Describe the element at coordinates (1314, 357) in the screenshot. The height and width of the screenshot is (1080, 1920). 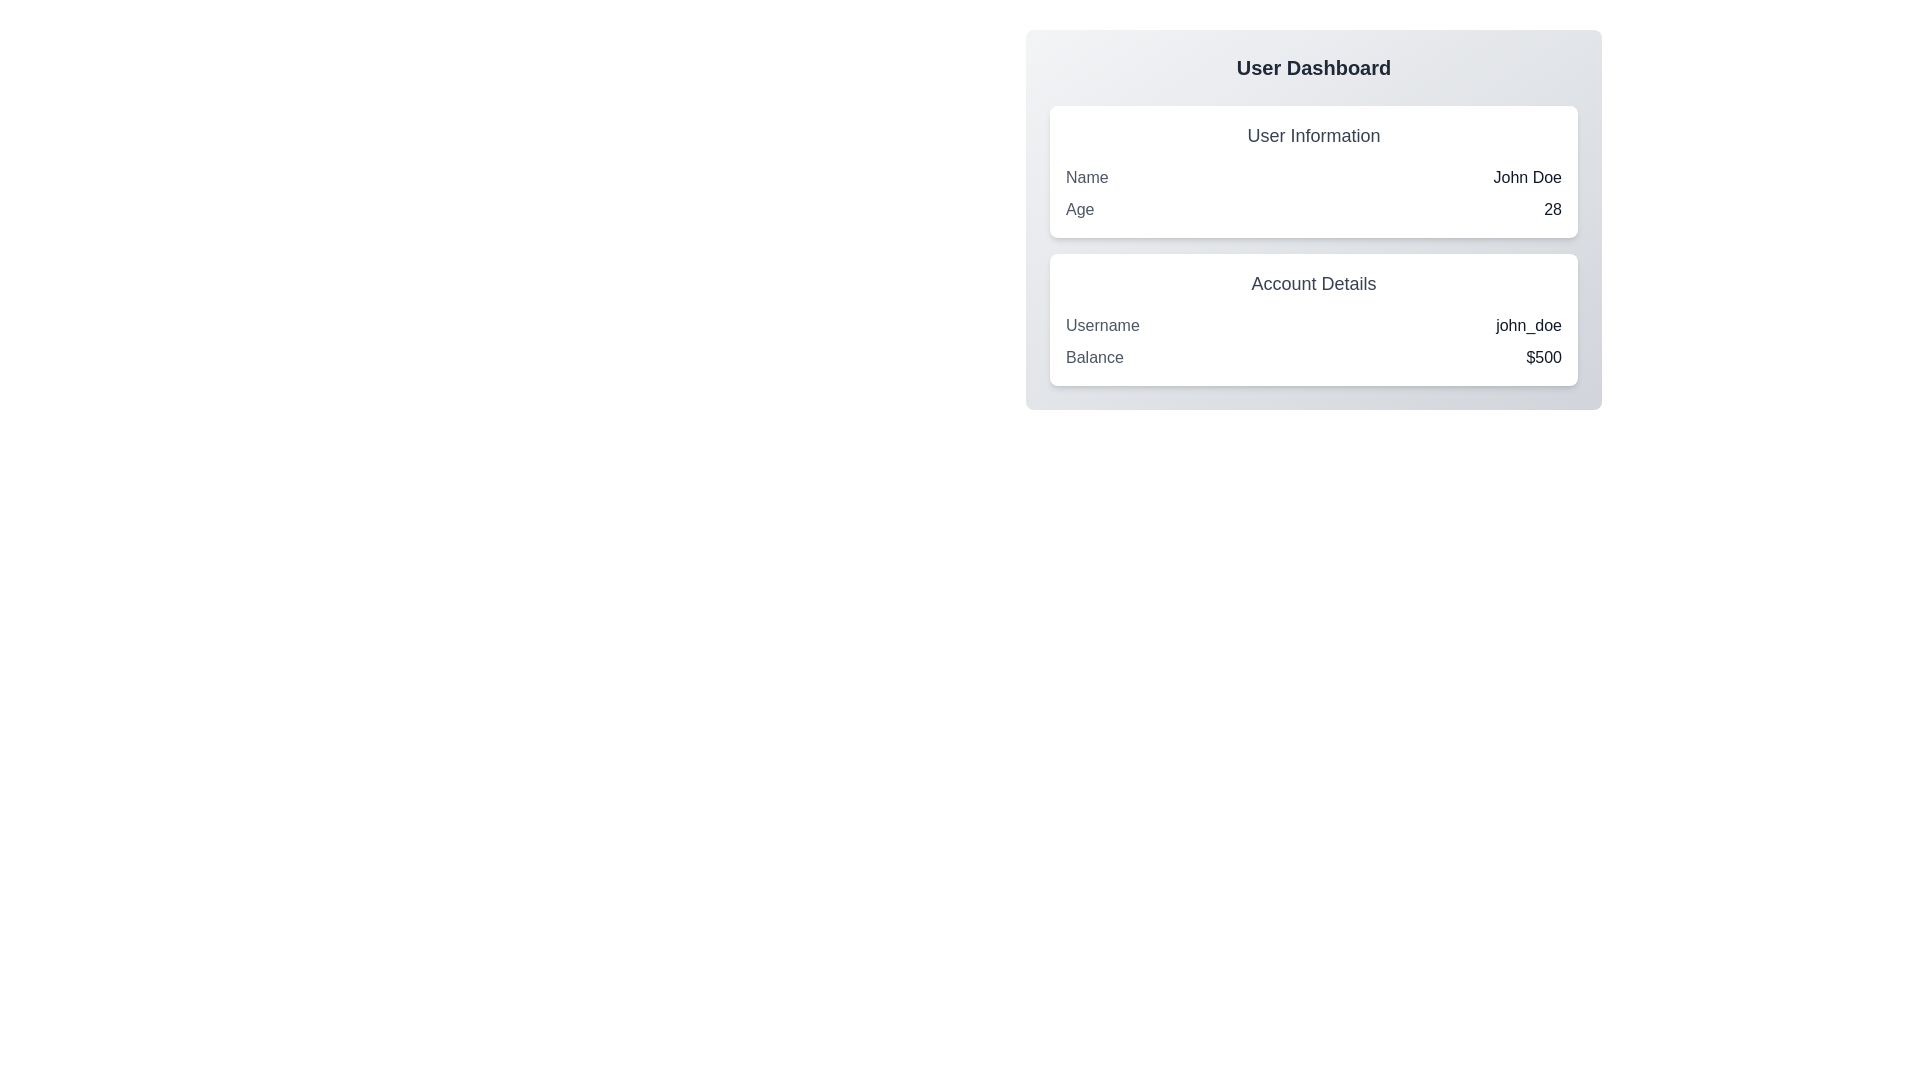
I see `the Information Display Row that shows the current balance of the user, located below the 'Username' row in the 'Account Details' card` at that location.